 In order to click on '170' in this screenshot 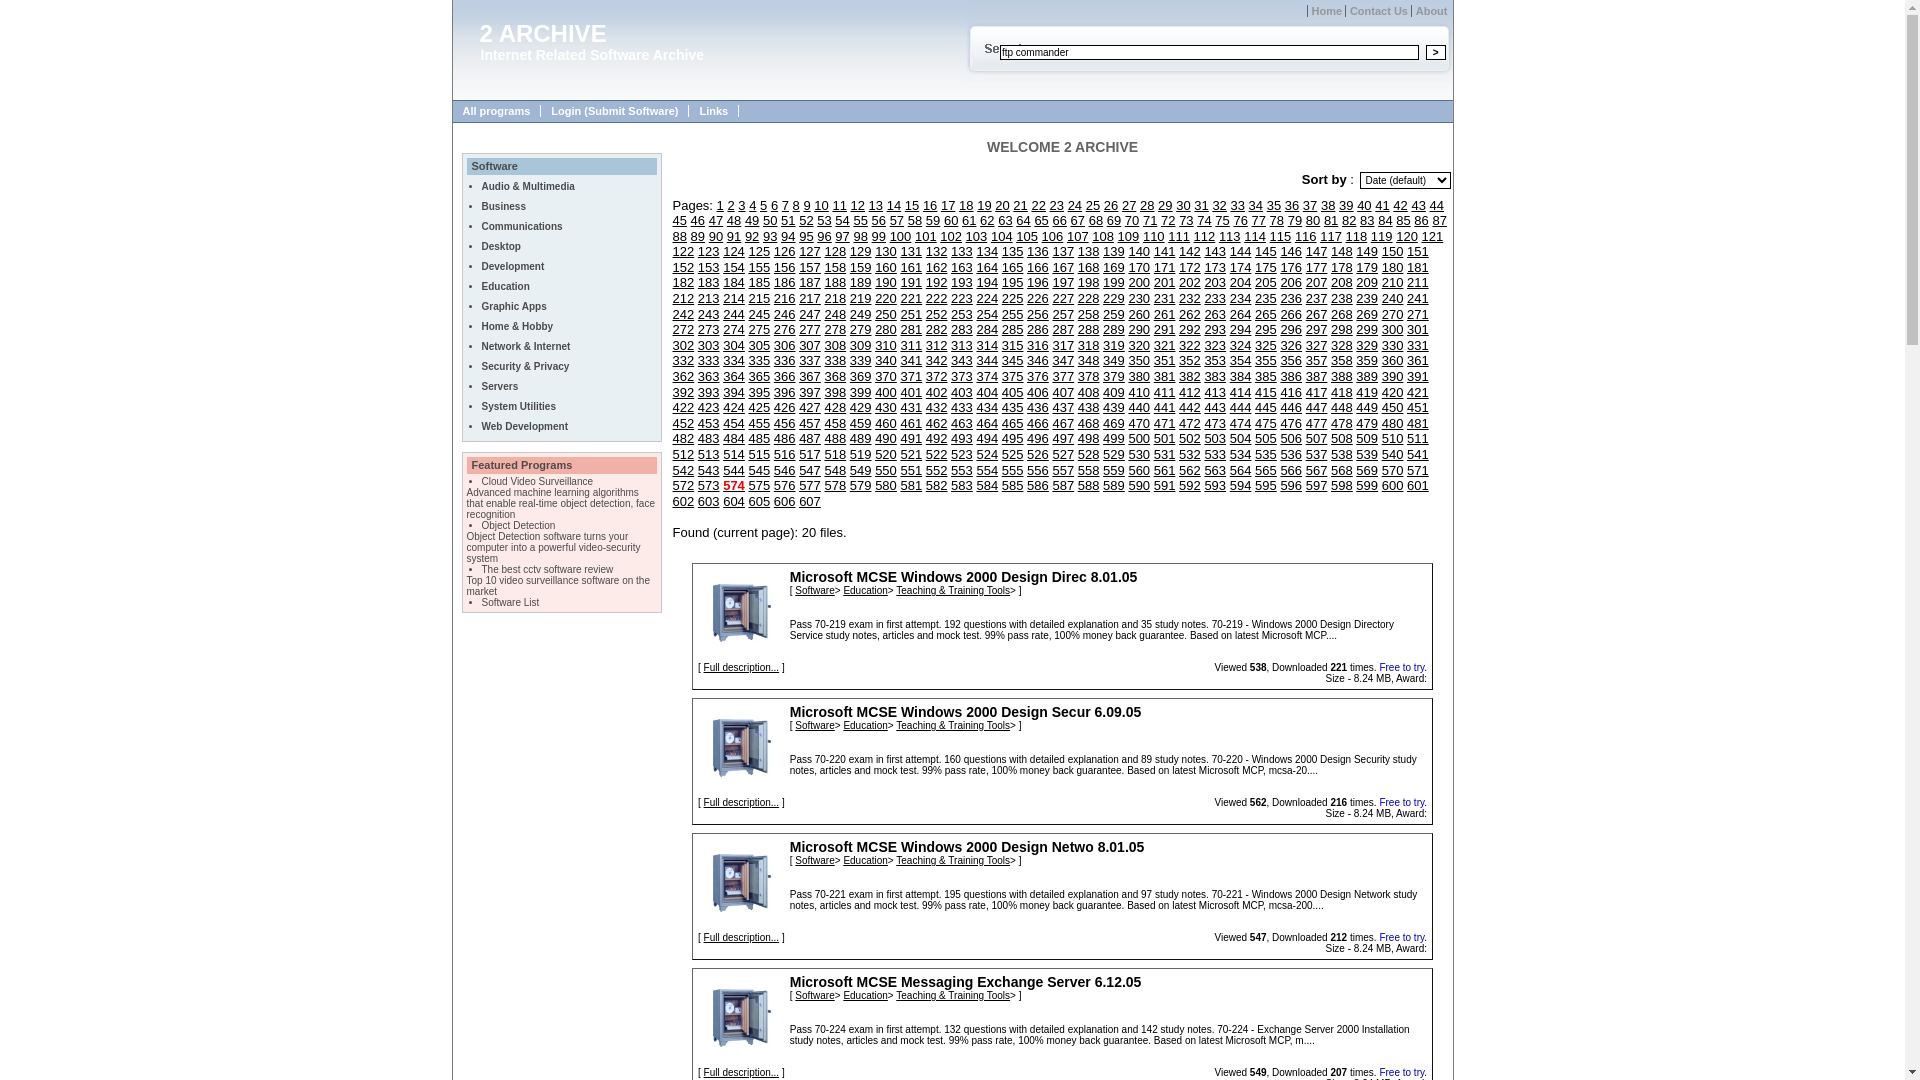, I will do `click(1128, 266)`.